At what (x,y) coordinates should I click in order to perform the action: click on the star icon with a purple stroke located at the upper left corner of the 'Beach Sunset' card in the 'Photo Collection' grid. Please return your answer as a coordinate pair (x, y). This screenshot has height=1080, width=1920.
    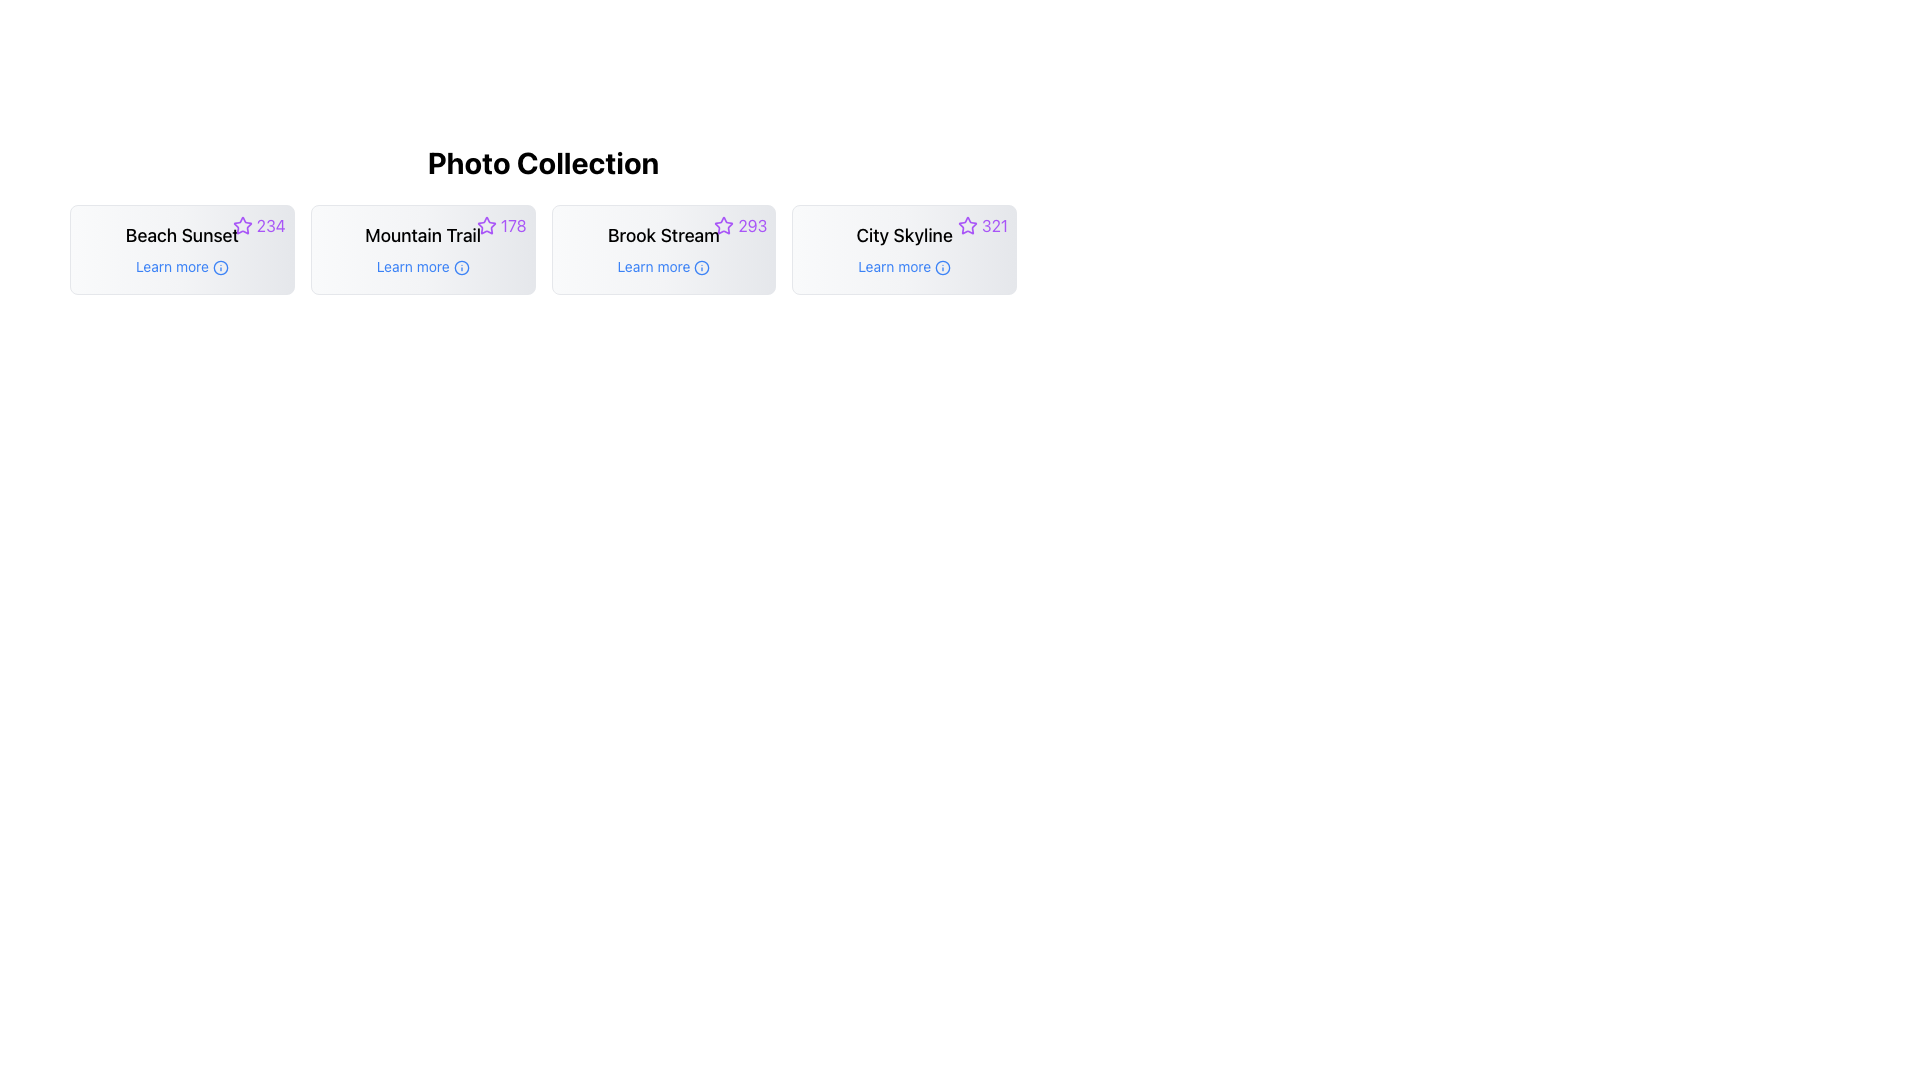
    Looking at the image, I should click on (241, 225).